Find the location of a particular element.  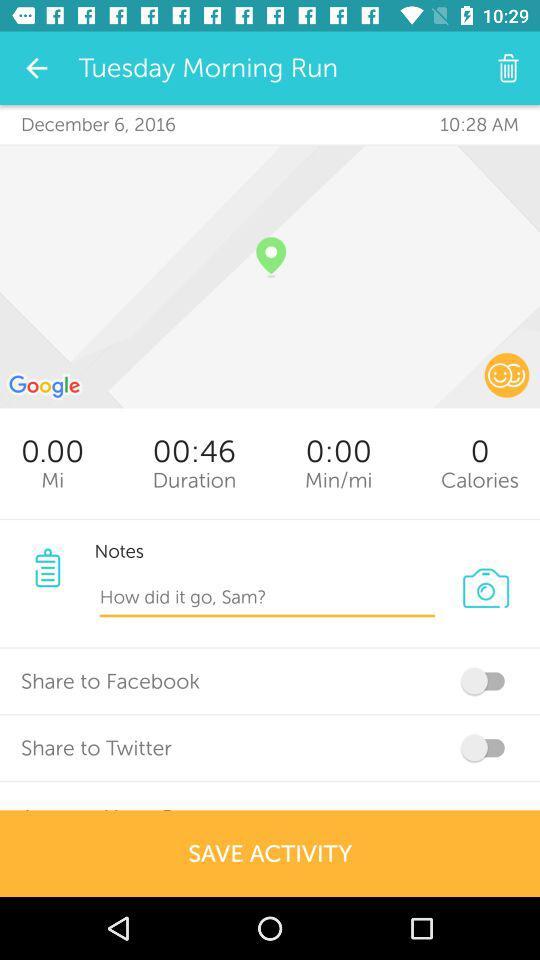

the emoji icon is located at coordinates (507, 374).